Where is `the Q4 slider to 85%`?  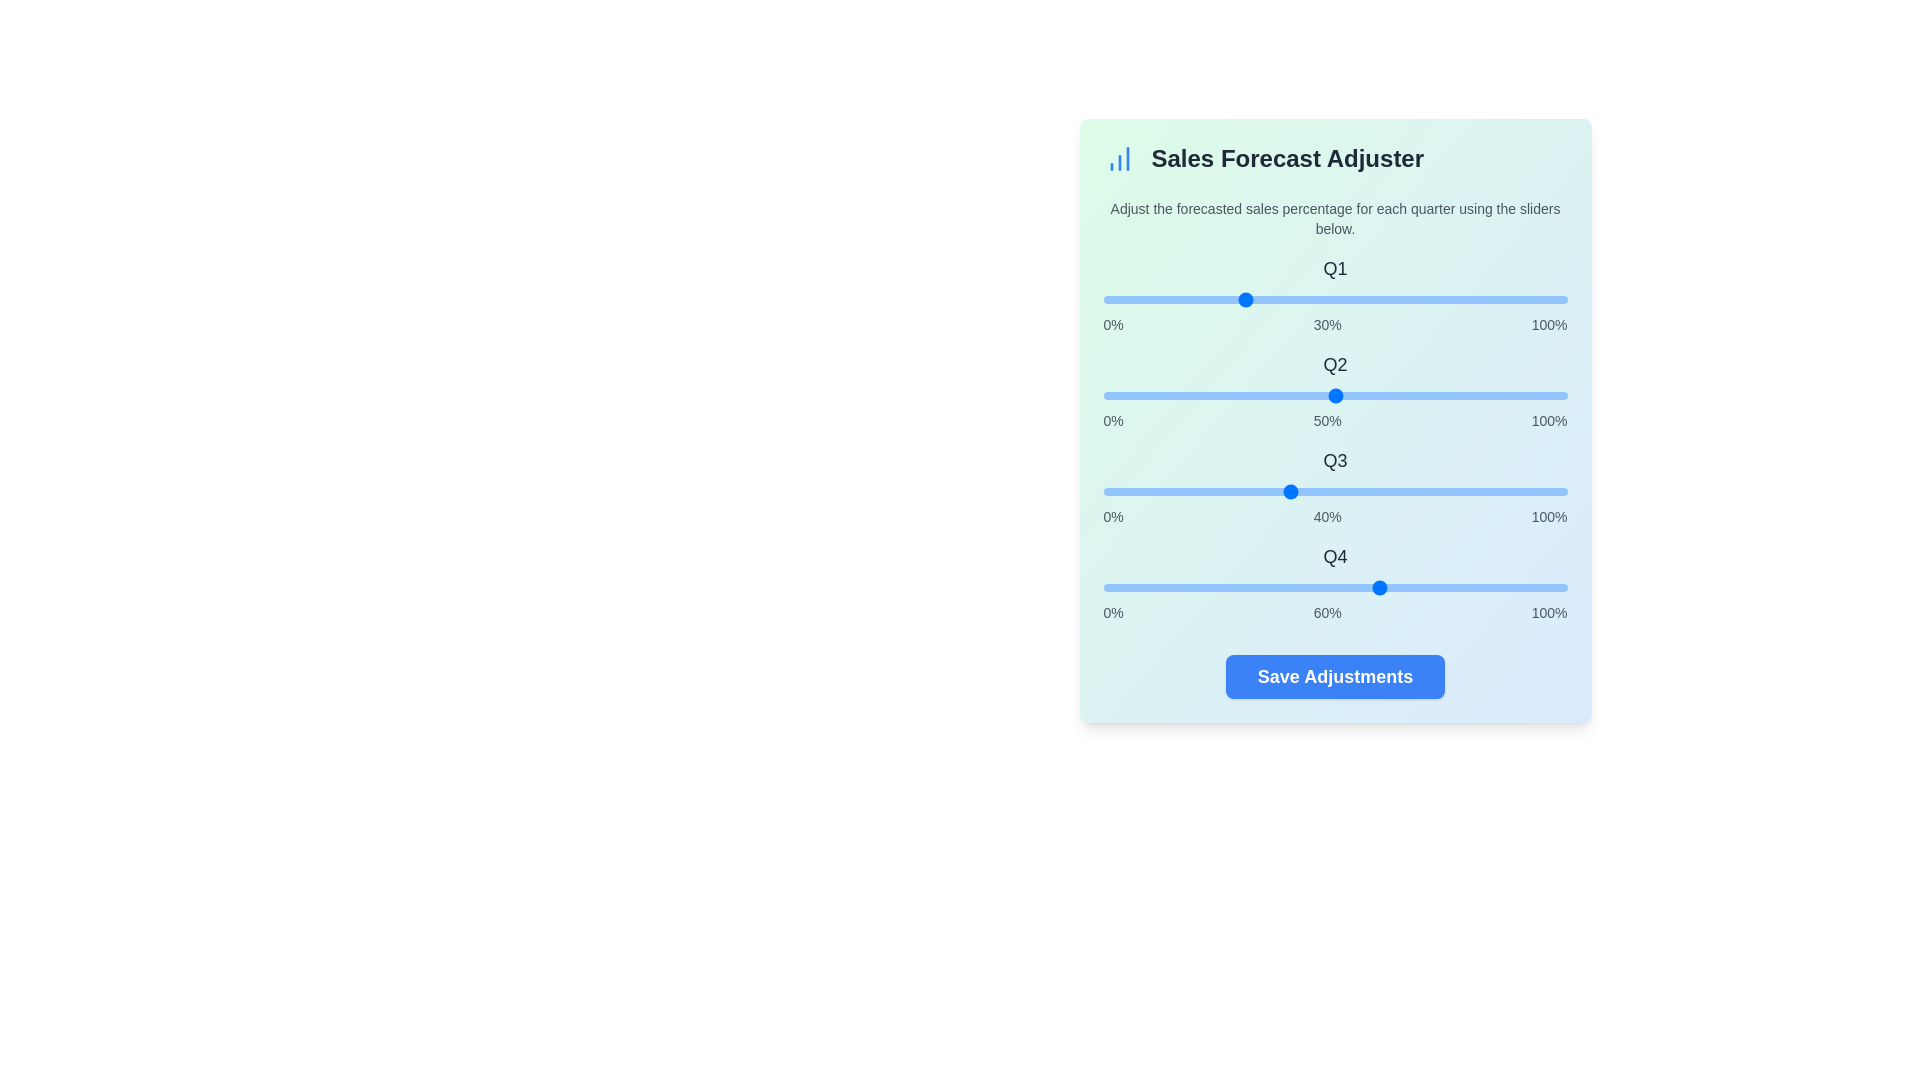
the Q4 slider to 85% is located at coordinates (1497, 586).